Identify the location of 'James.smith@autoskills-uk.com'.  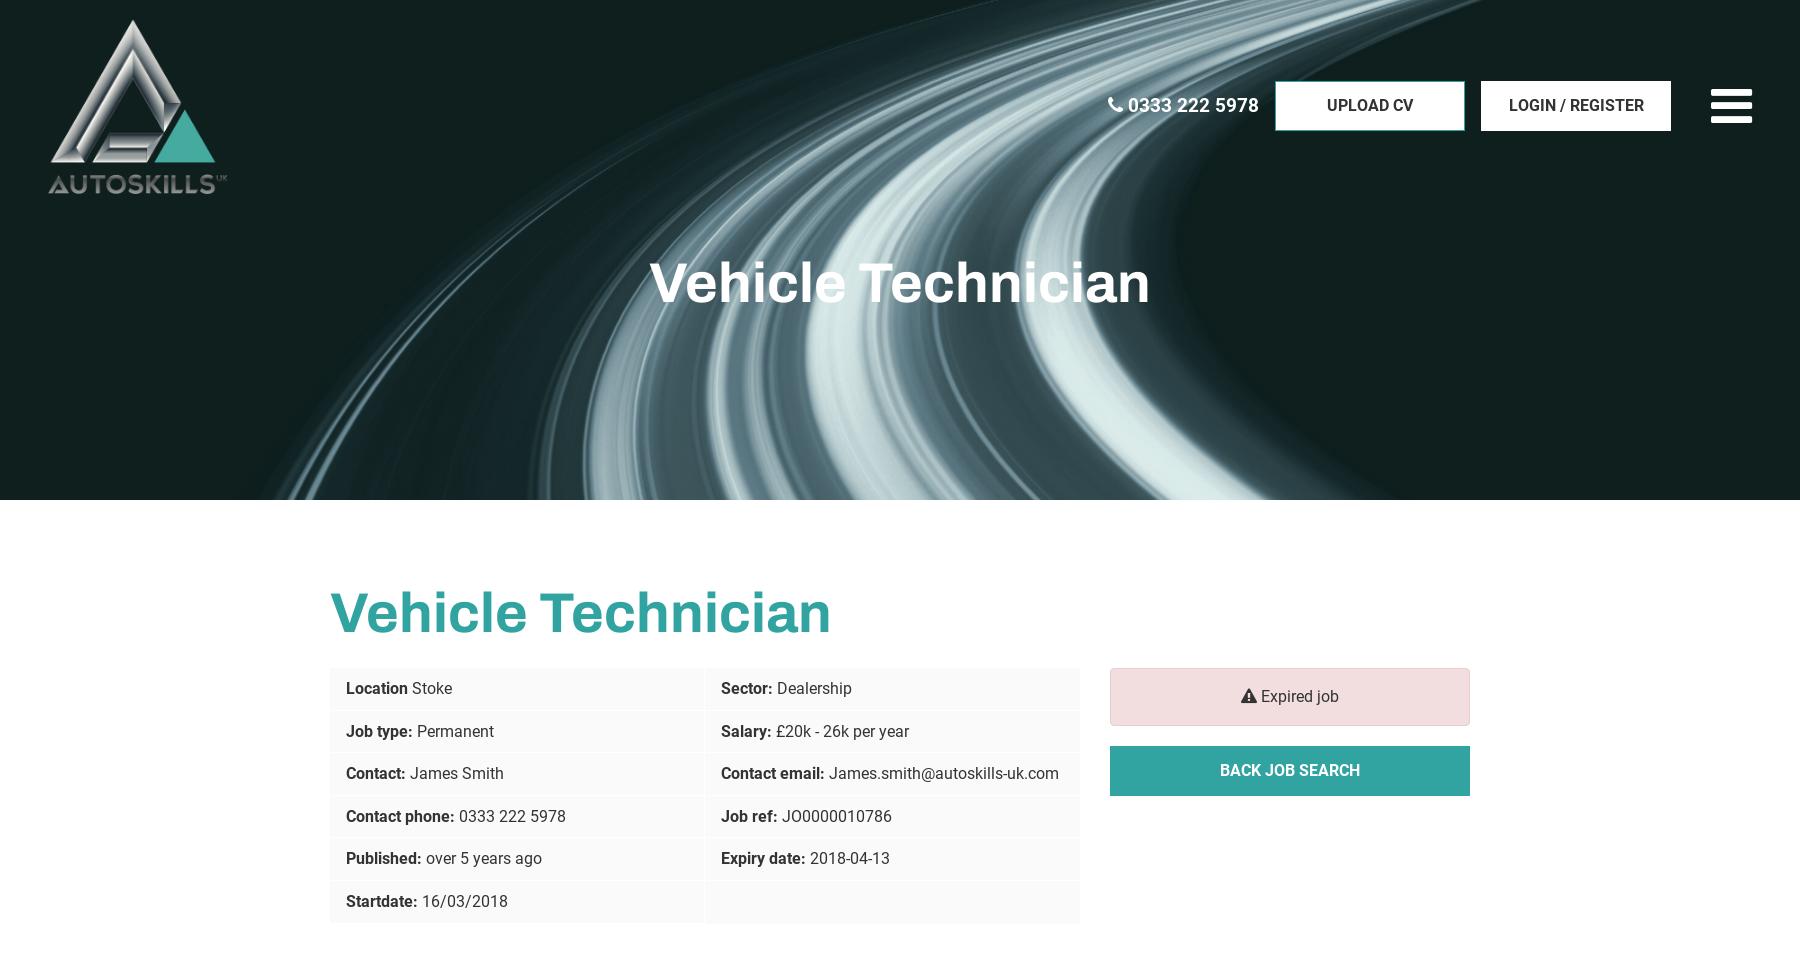
(942, 773).